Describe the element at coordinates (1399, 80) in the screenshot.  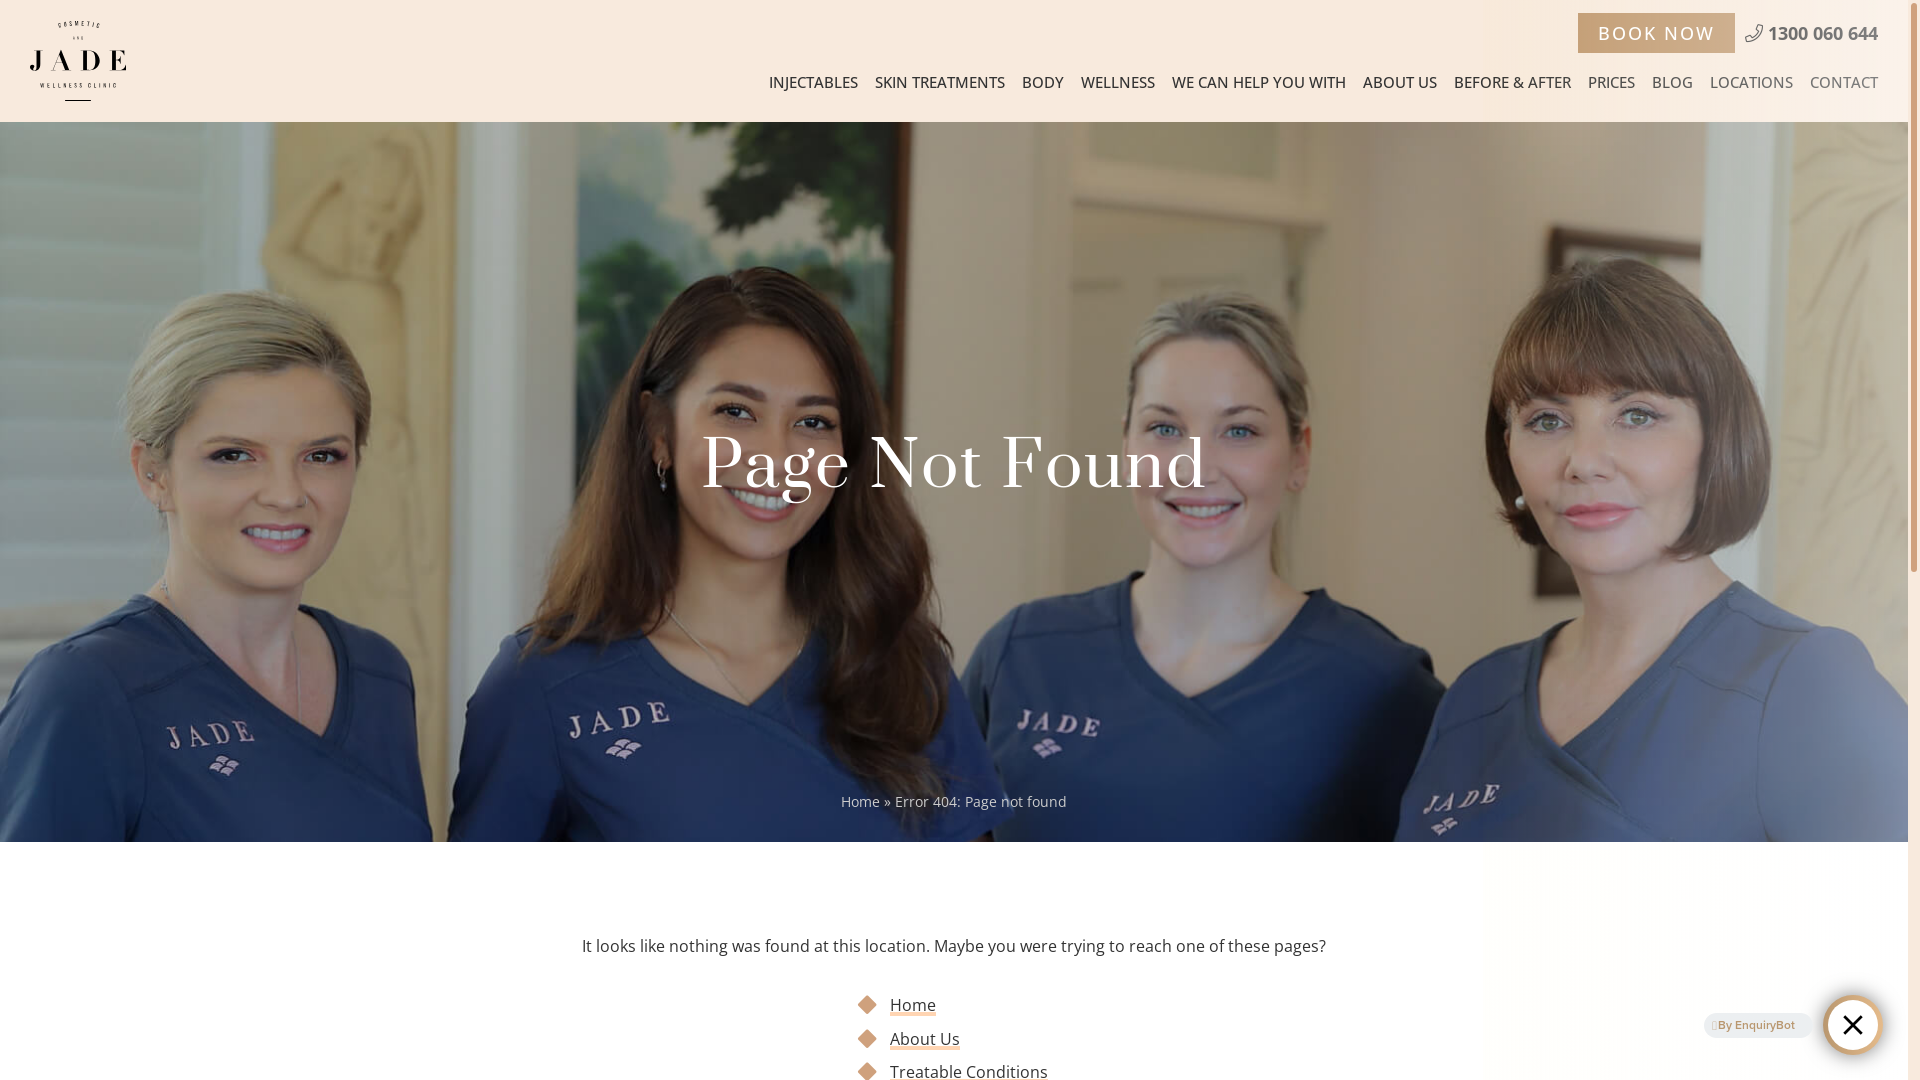
I see `'ABOUT US'` at that location.